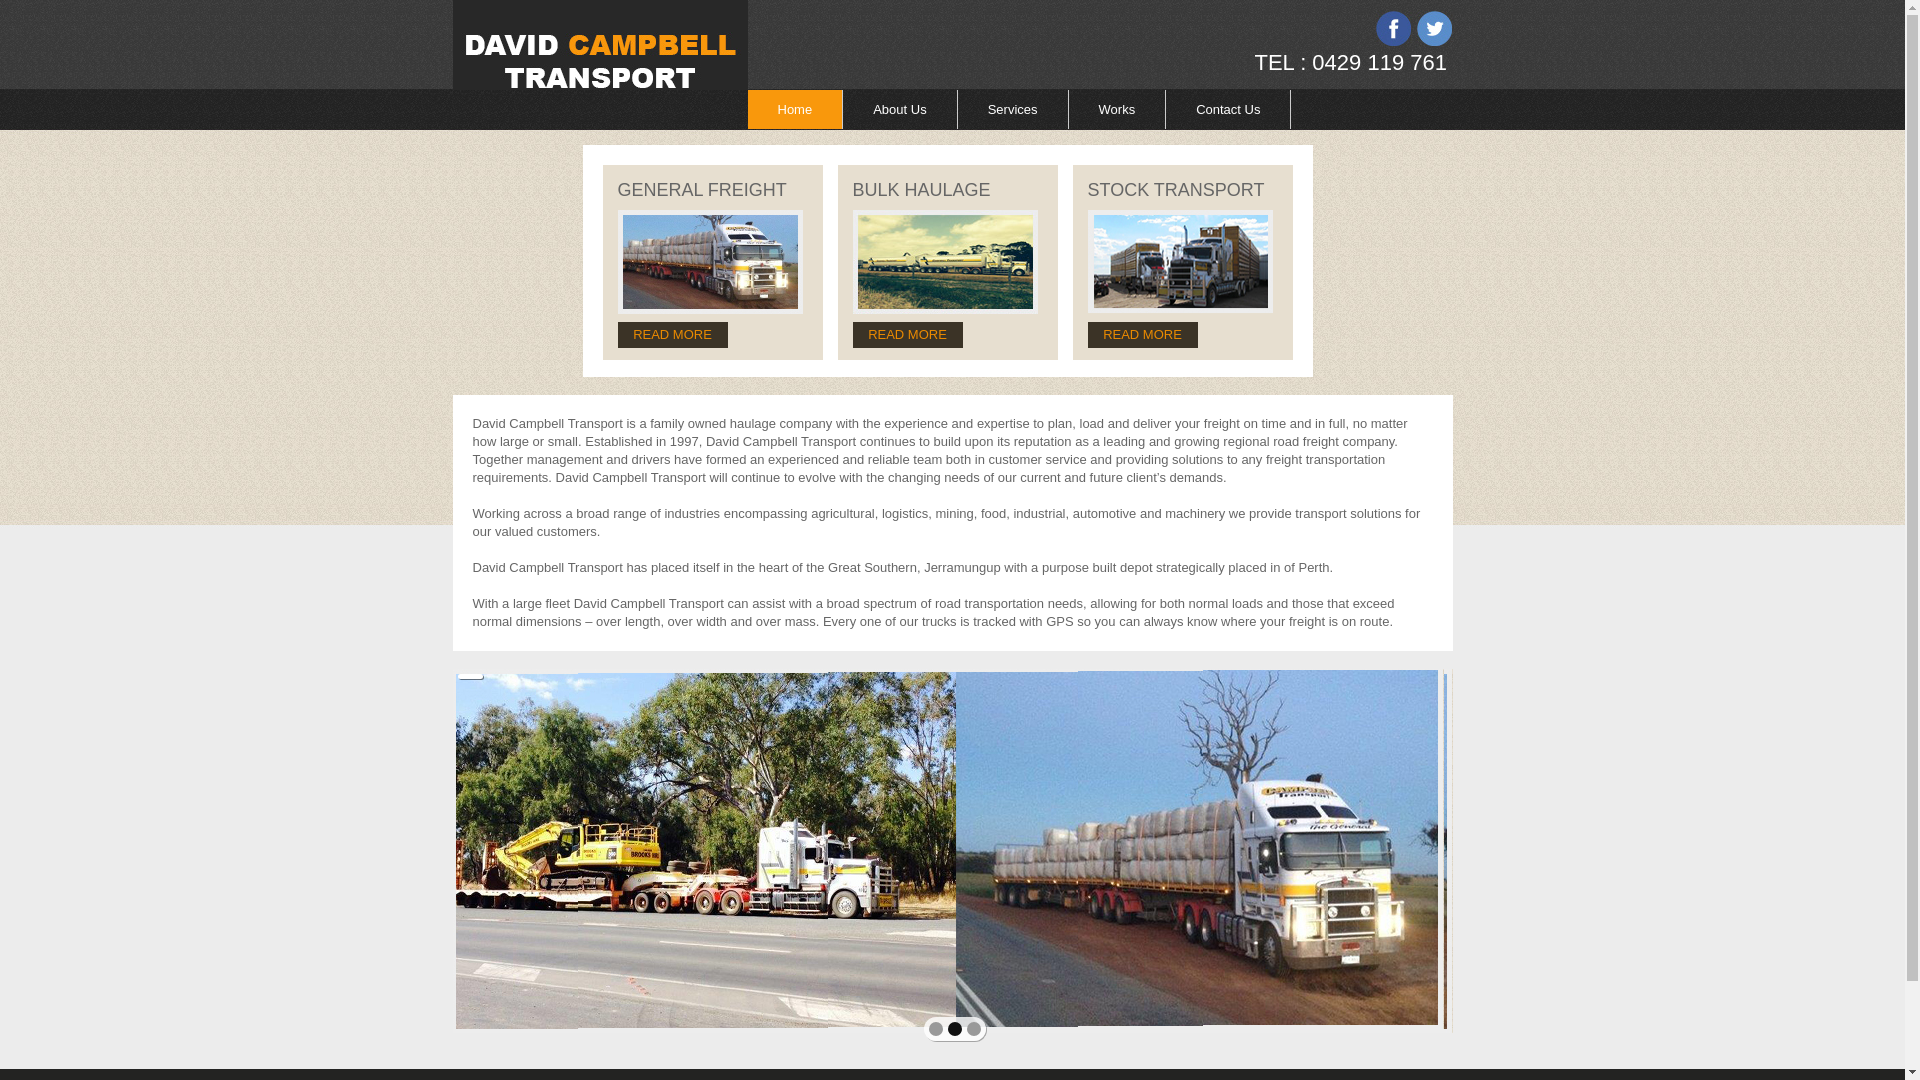 This screenshot has width=1920, height=1080. What do you see at coordinates (1013, 109) in the screenshot?
I see `'Services'` at bounding box center [1013, 109].